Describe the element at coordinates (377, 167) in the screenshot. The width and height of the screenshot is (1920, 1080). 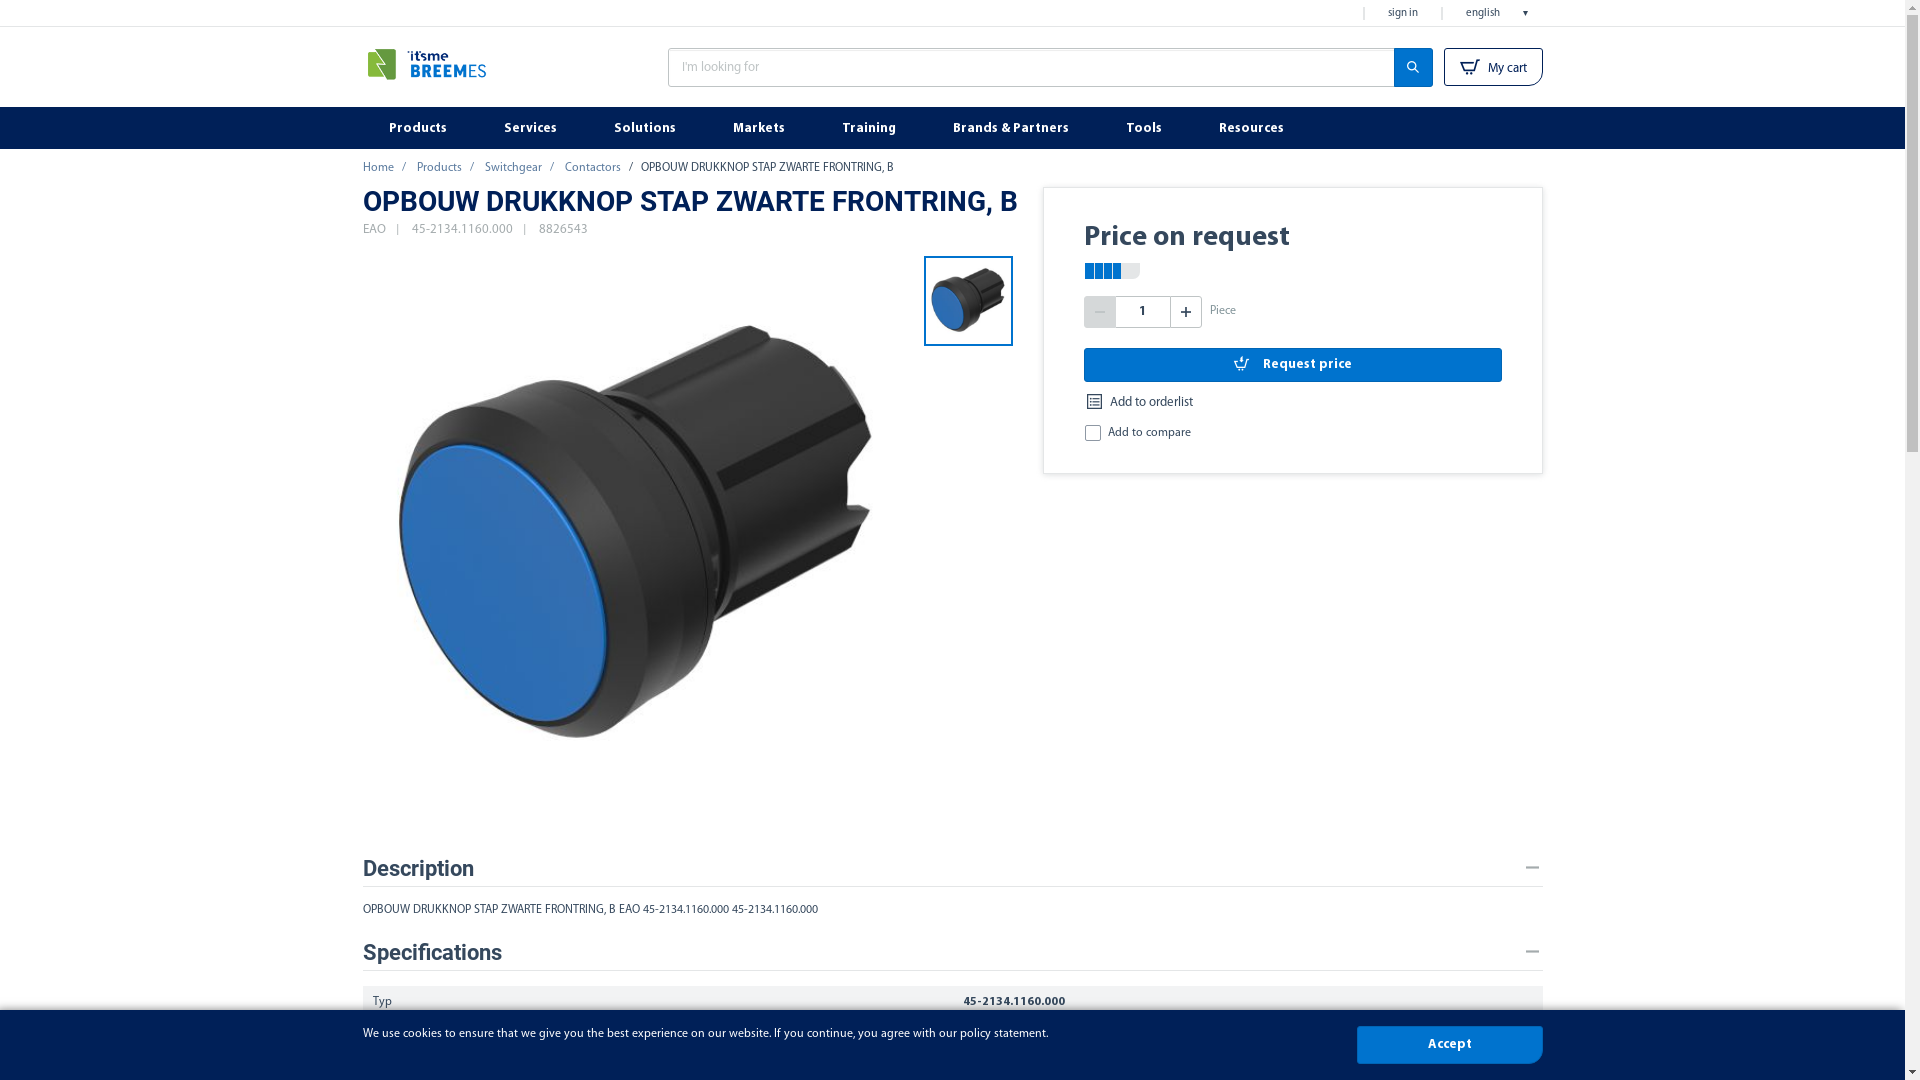
I see `'Home'` at that location.